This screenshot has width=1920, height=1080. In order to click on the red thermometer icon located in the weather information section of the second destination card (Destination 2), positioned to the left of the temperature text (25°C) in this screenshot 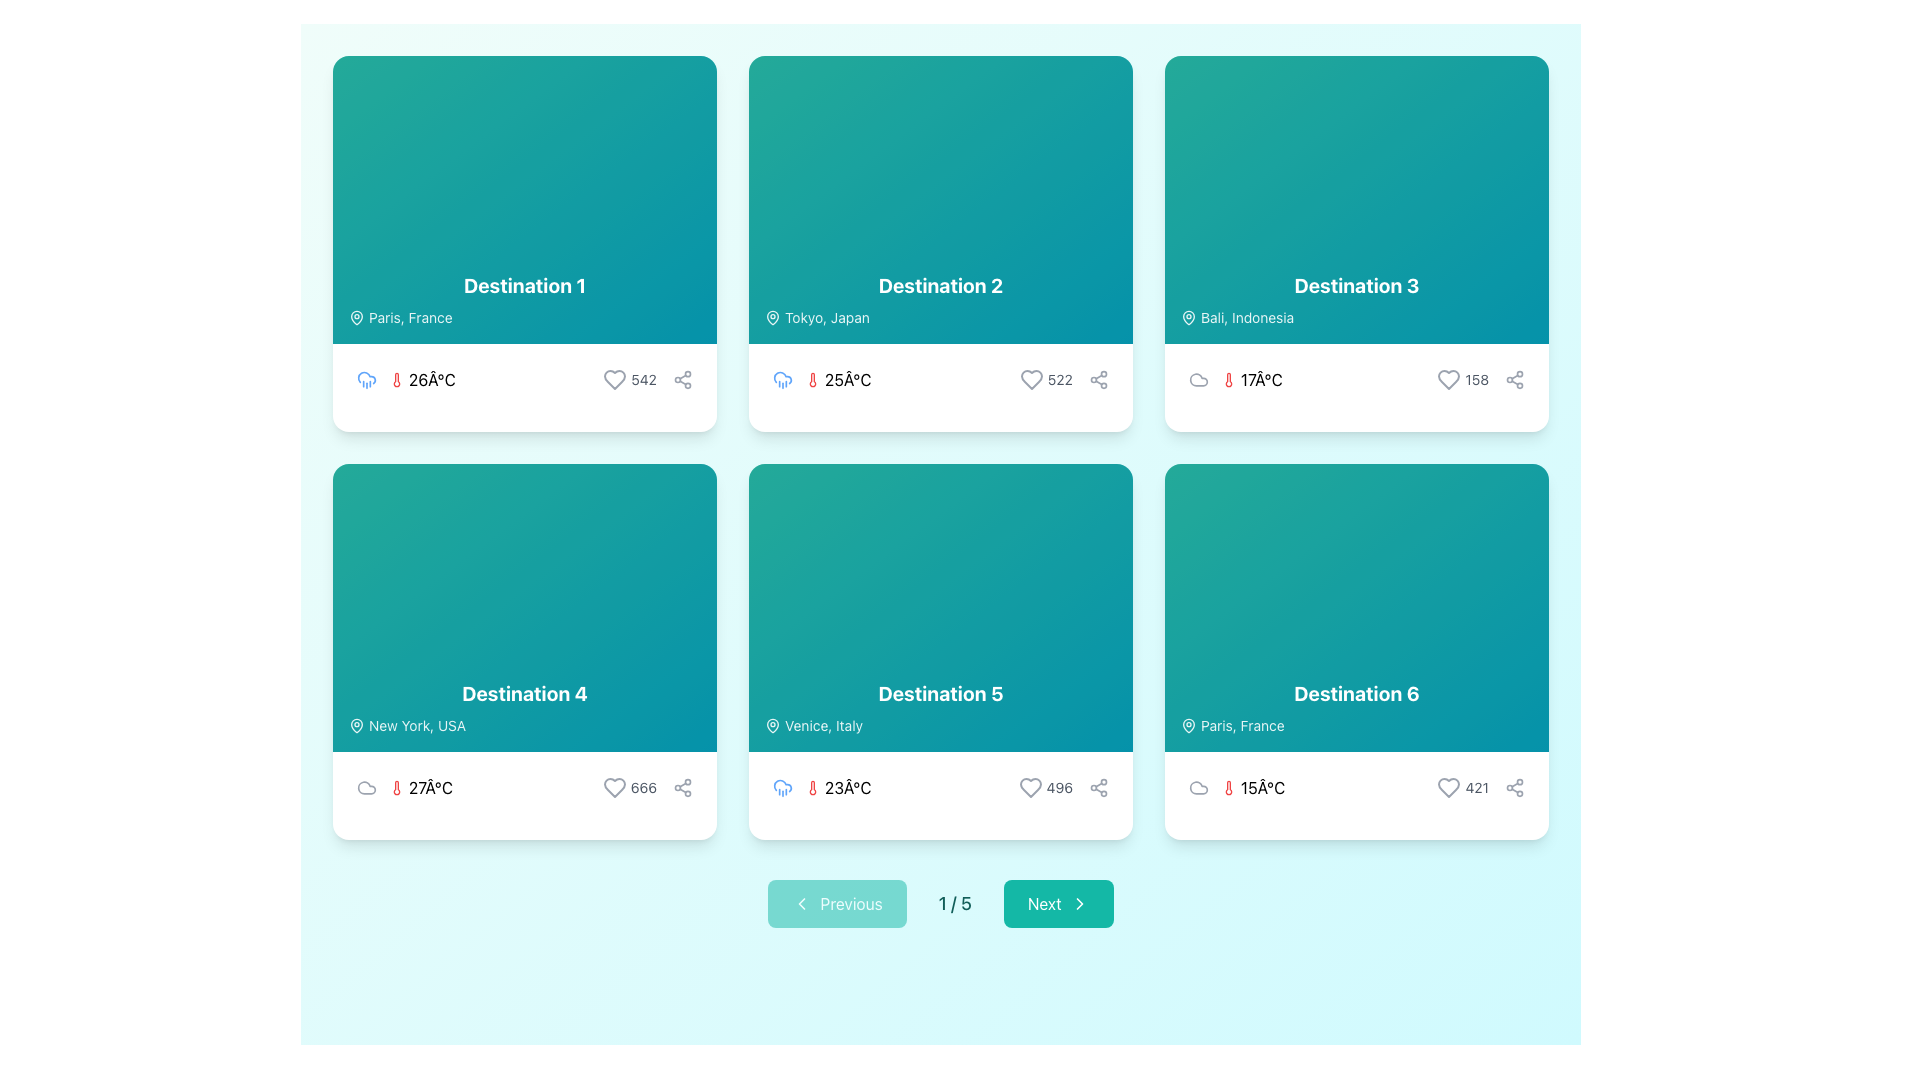, I will do `click(812, 380)`.